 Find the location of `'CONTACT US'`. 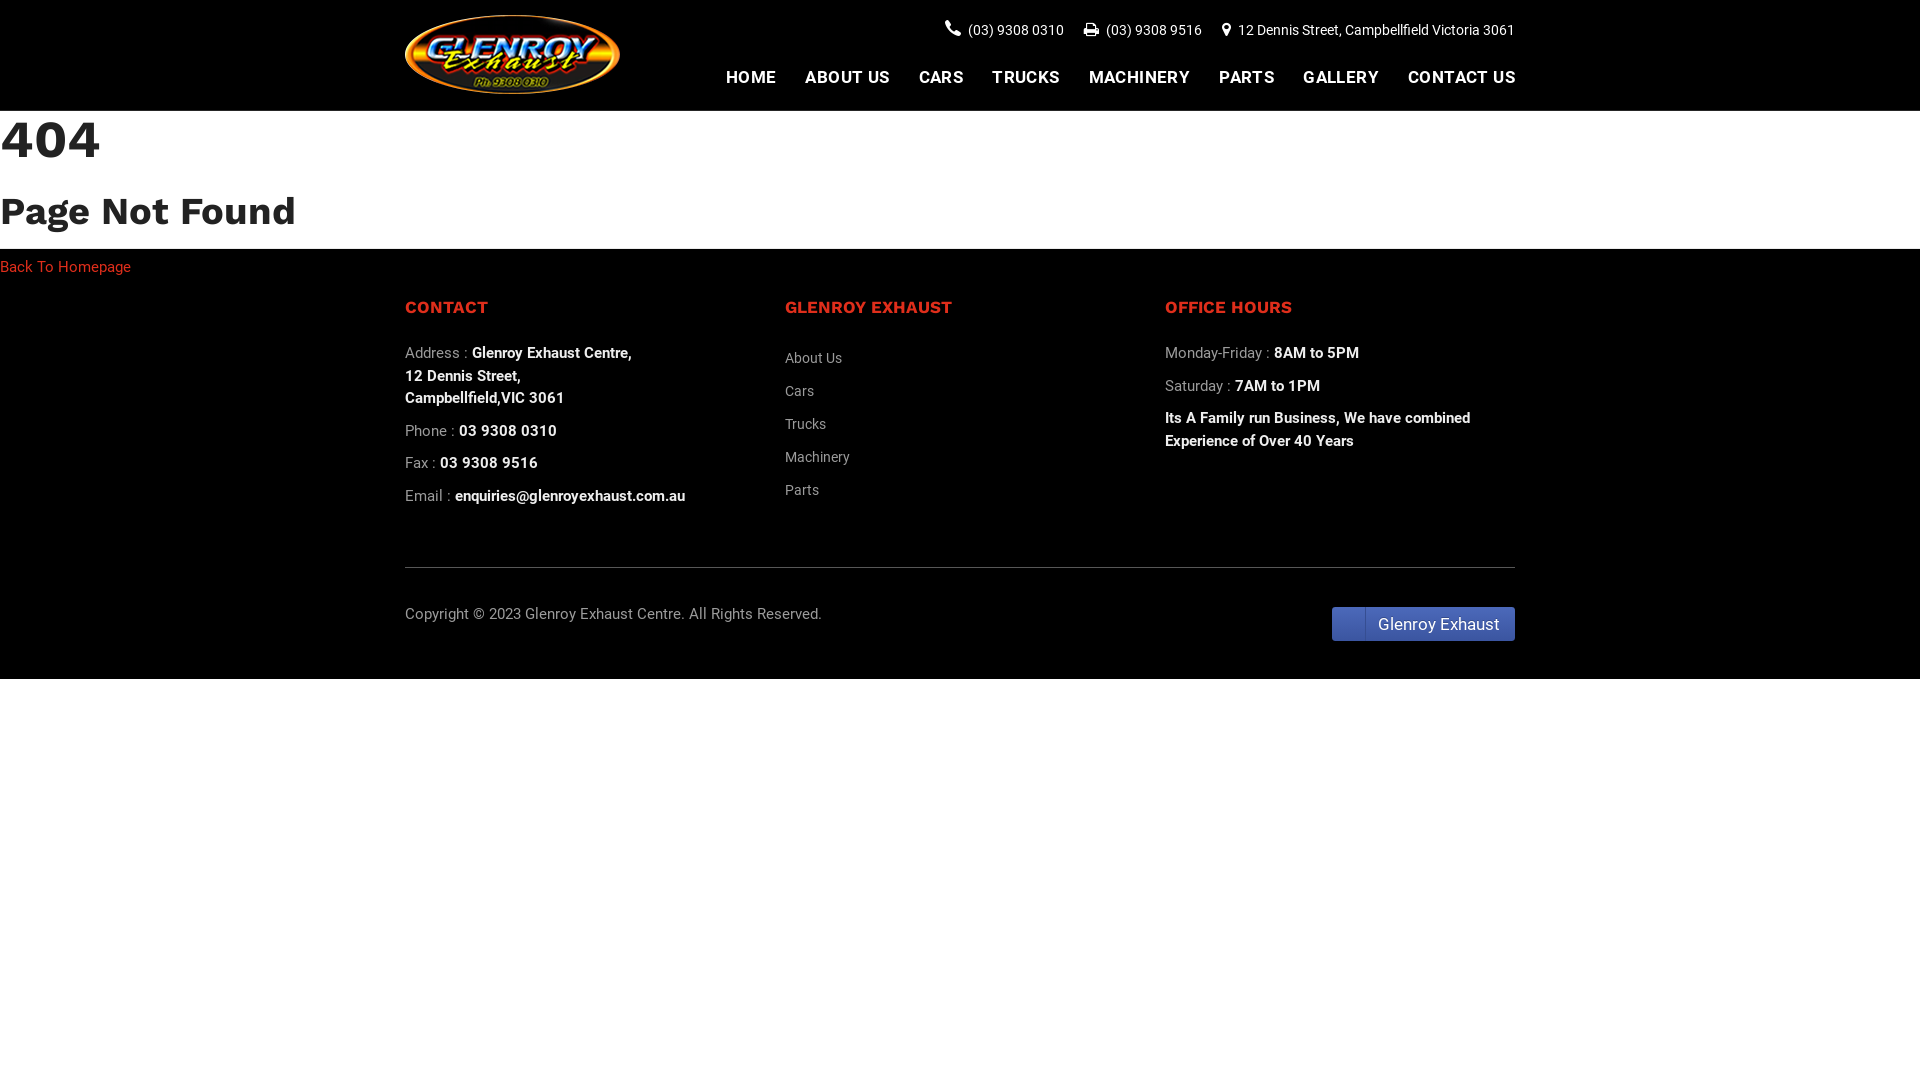

'CONTACT US' is located at coordinates (1461, 76).